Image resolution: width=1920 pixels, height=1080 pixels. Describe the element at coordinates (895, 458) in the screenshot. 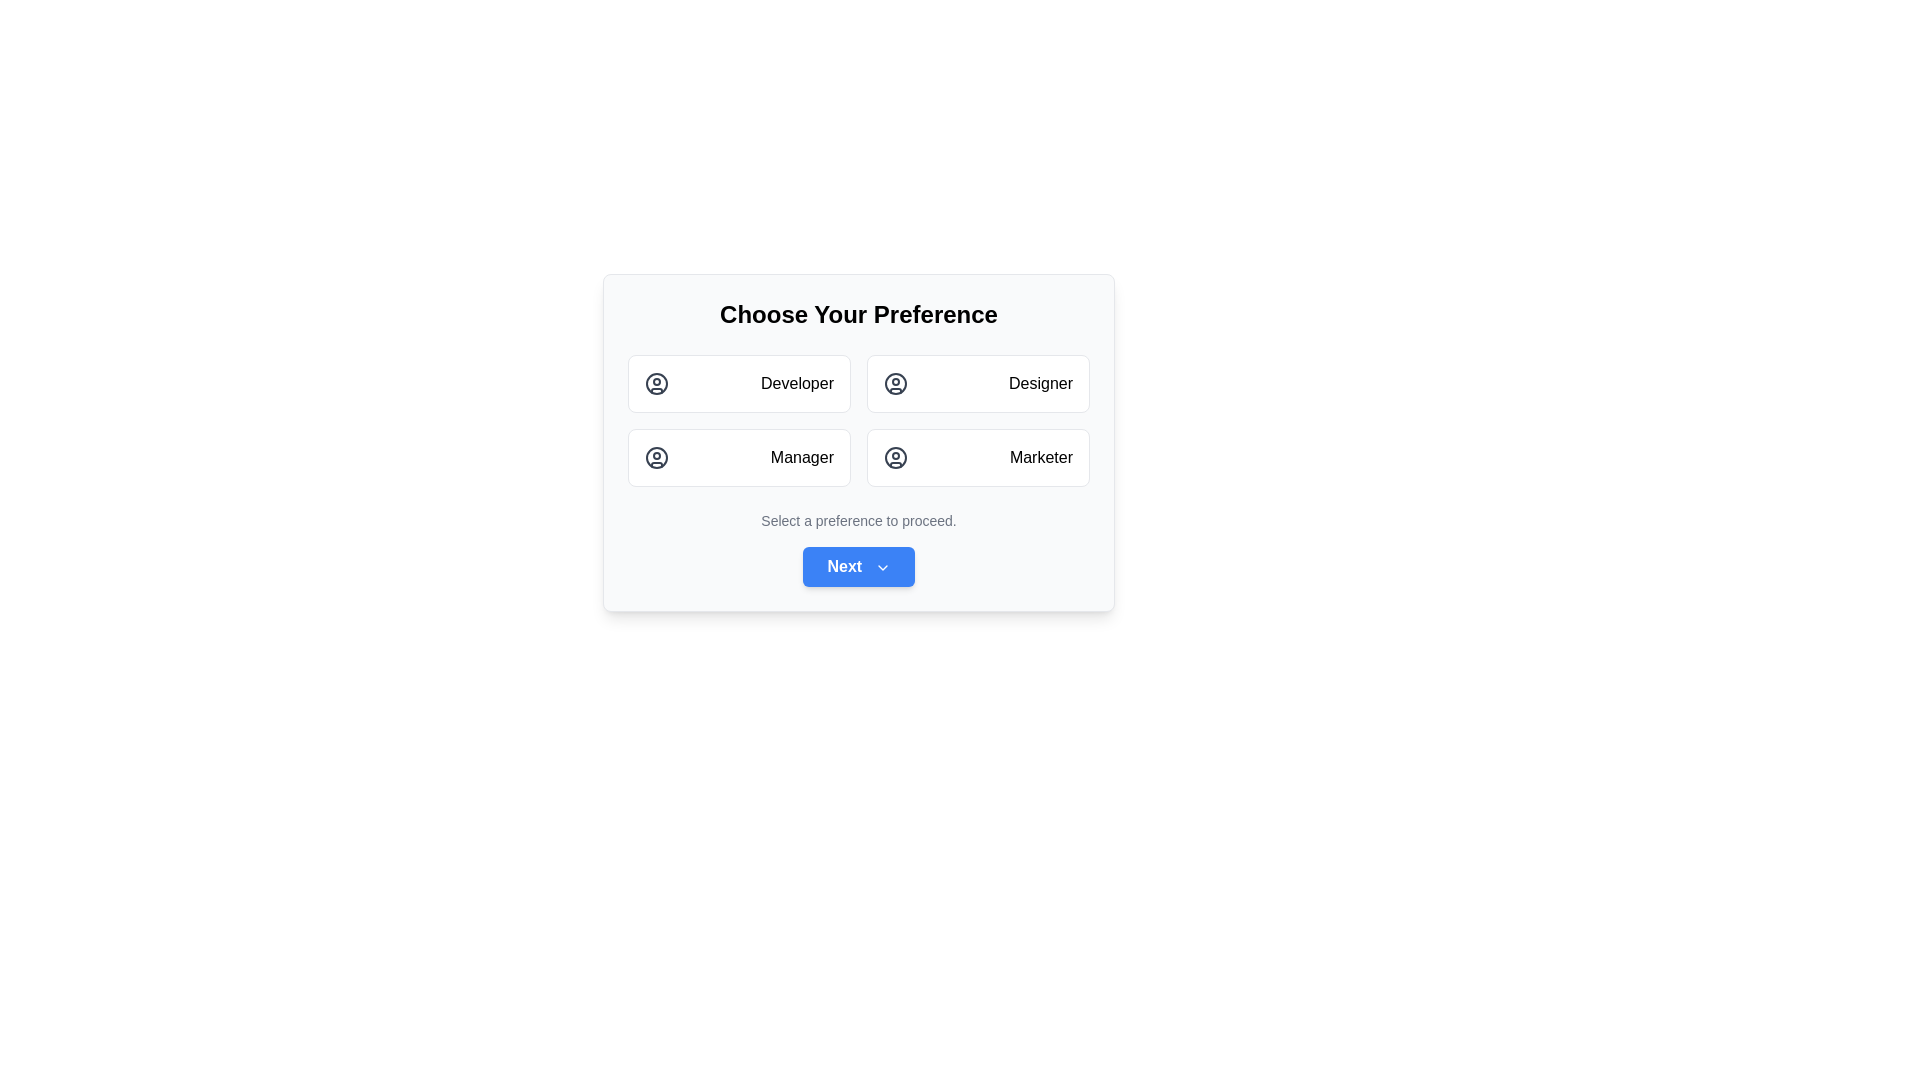

I see `the user profile icon located within the 'Marketer' card at the bottom-right of the preference selection grid in the centered interface modal` at that location.